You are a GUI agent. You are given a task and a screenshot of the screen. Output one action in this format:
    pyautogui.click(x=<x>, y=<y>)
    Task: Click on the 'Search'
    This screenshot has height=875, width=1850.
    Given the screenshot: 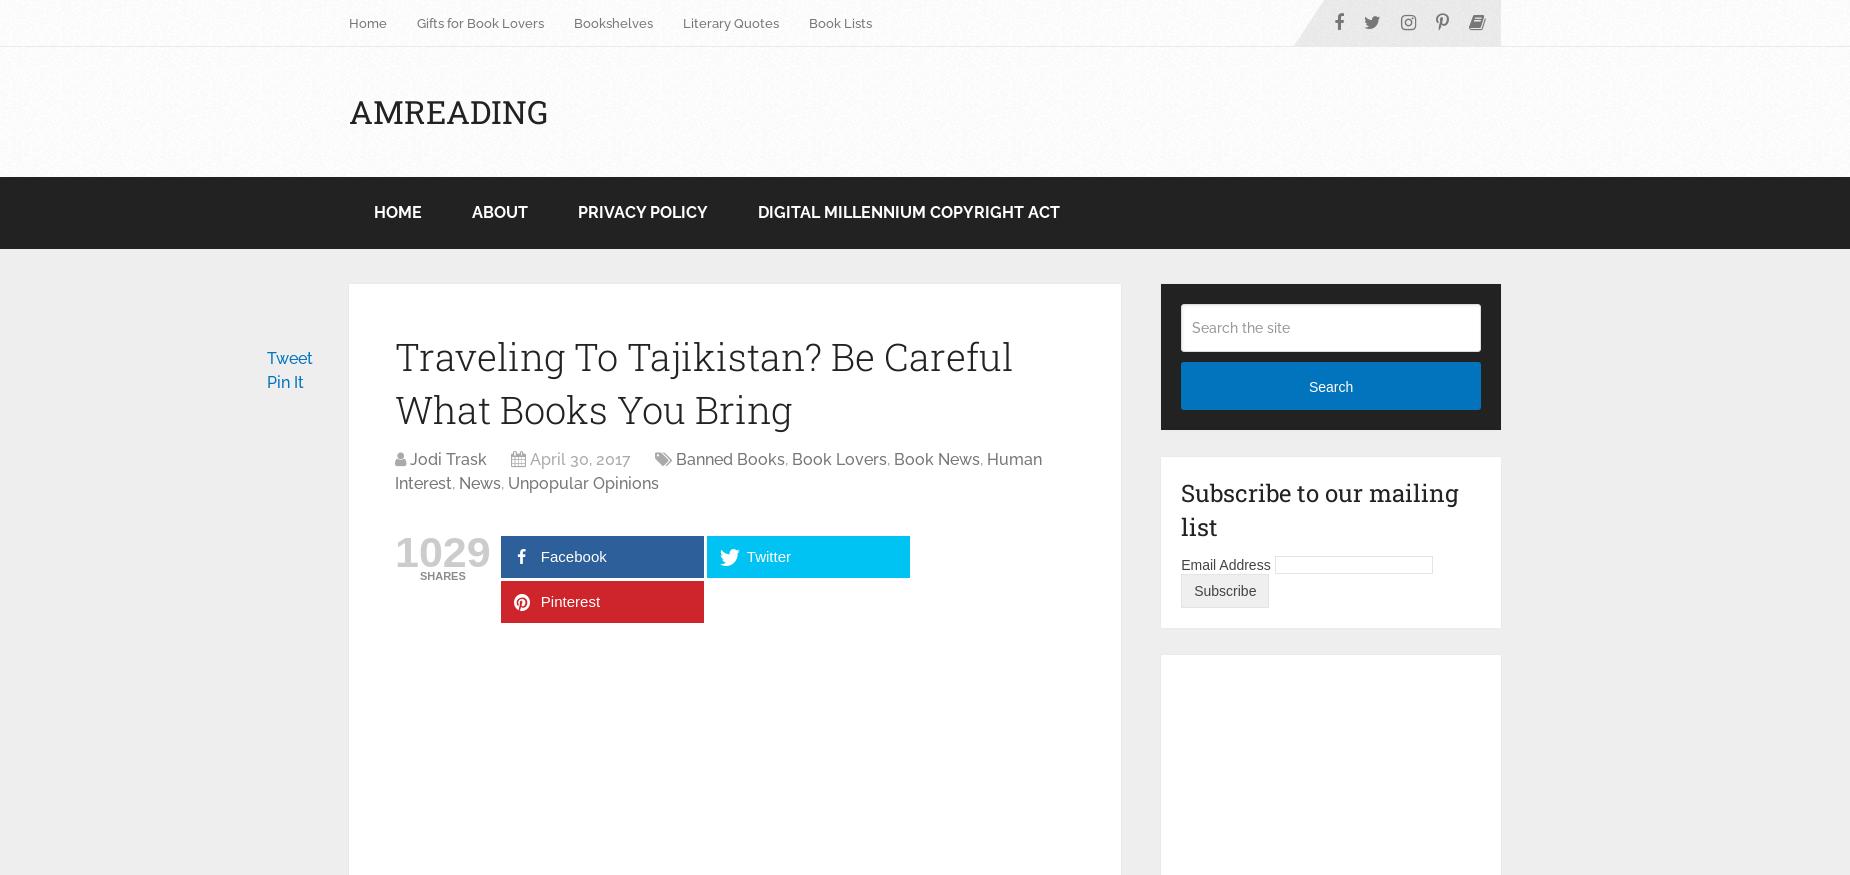 What is the action you would take?
    pyautogui.click(x=1329, y=384)
    